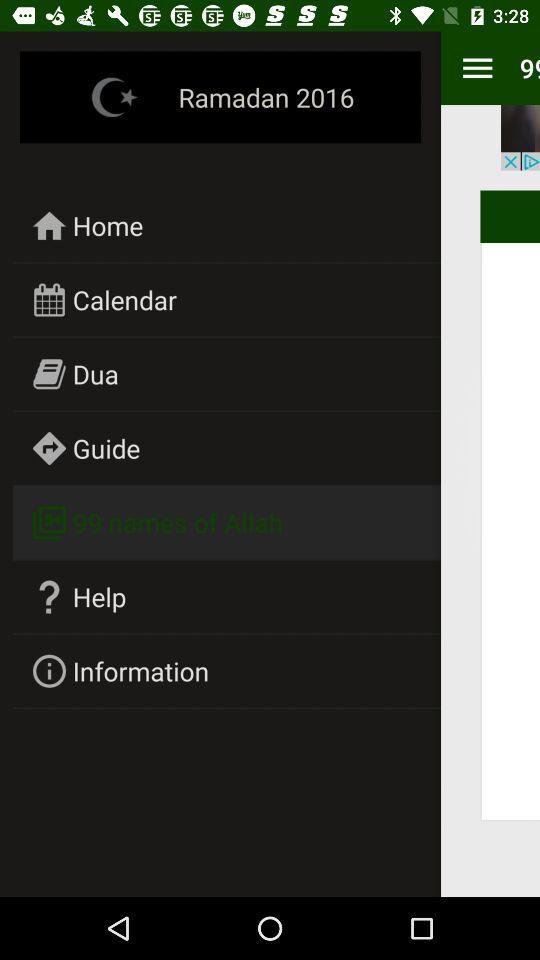  I want to click on menu, so click(476, 68).